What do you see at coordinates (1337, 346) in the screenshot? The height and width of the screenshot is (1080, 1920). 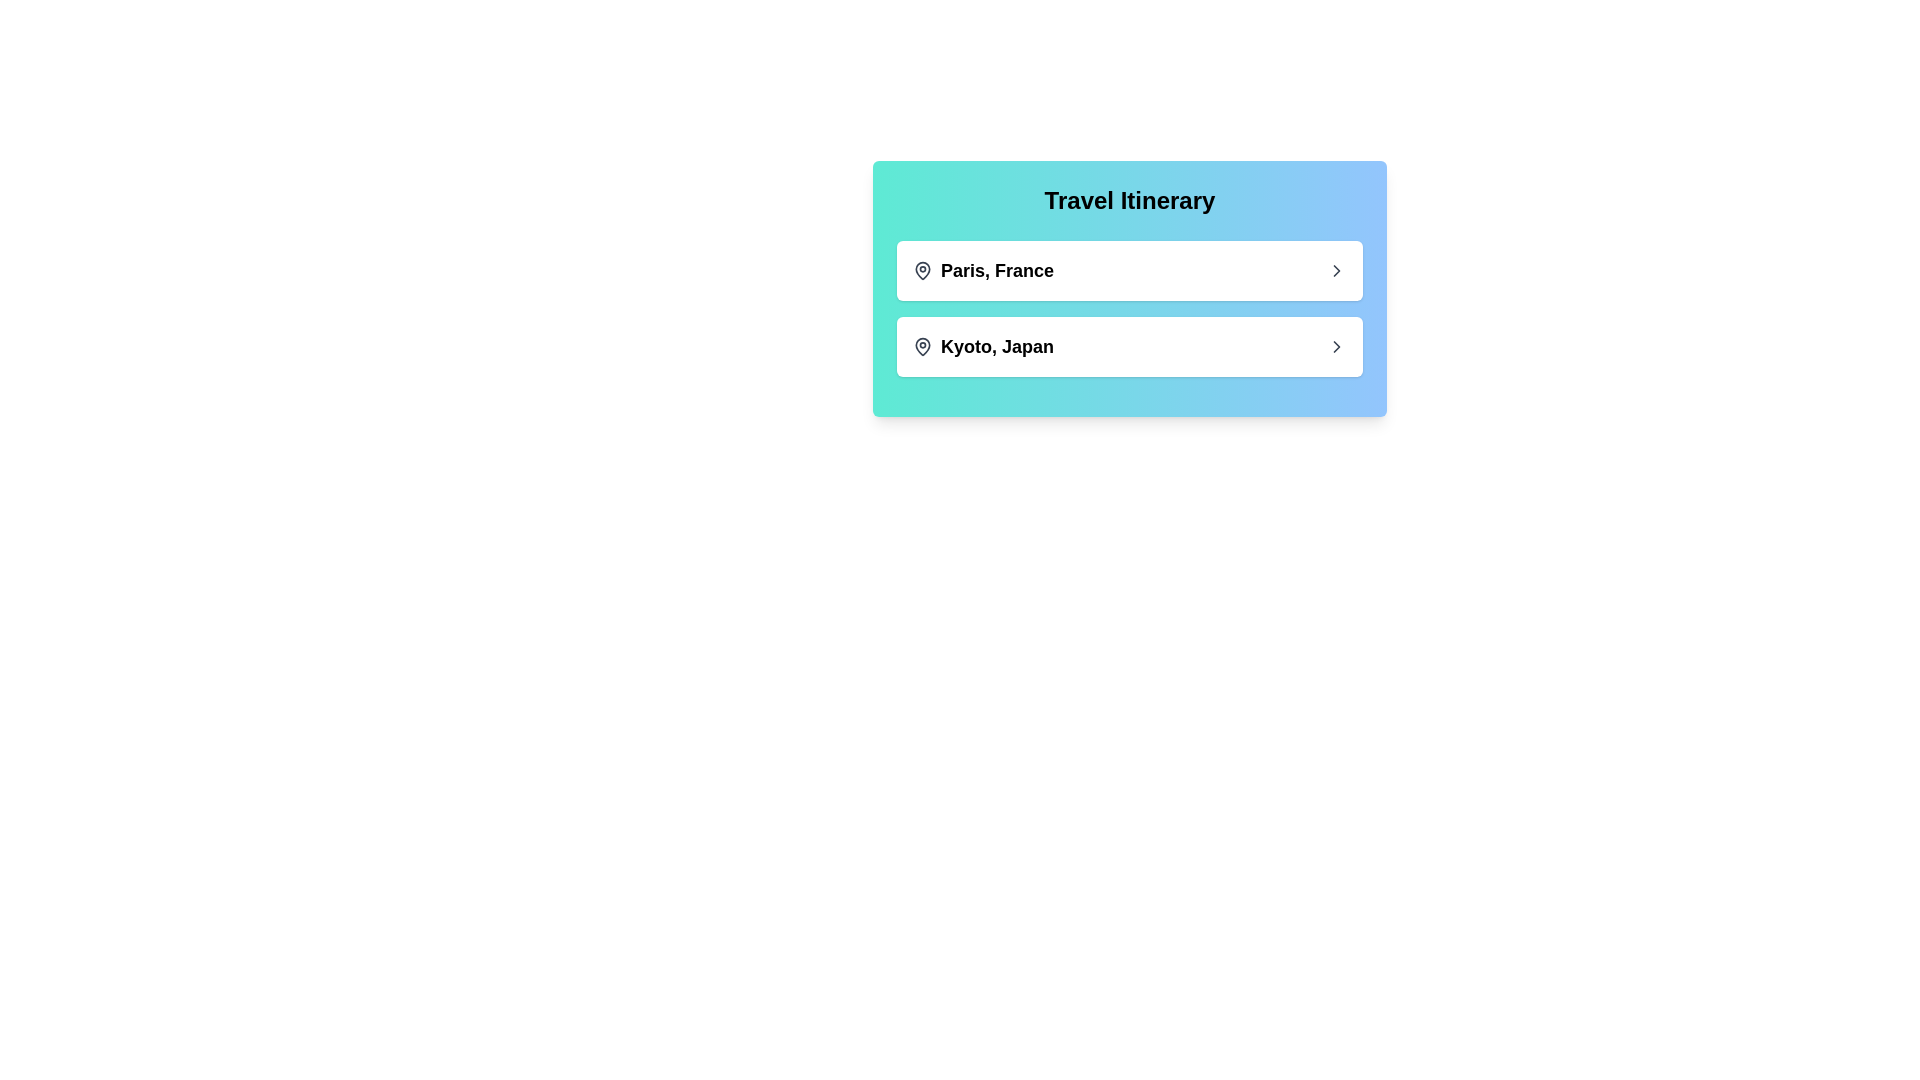 I see `the chevron icon located at the far right side of the text 'Kyoto, Japan' to proceed with navigation or selection` at bounding box center [1337, 346].